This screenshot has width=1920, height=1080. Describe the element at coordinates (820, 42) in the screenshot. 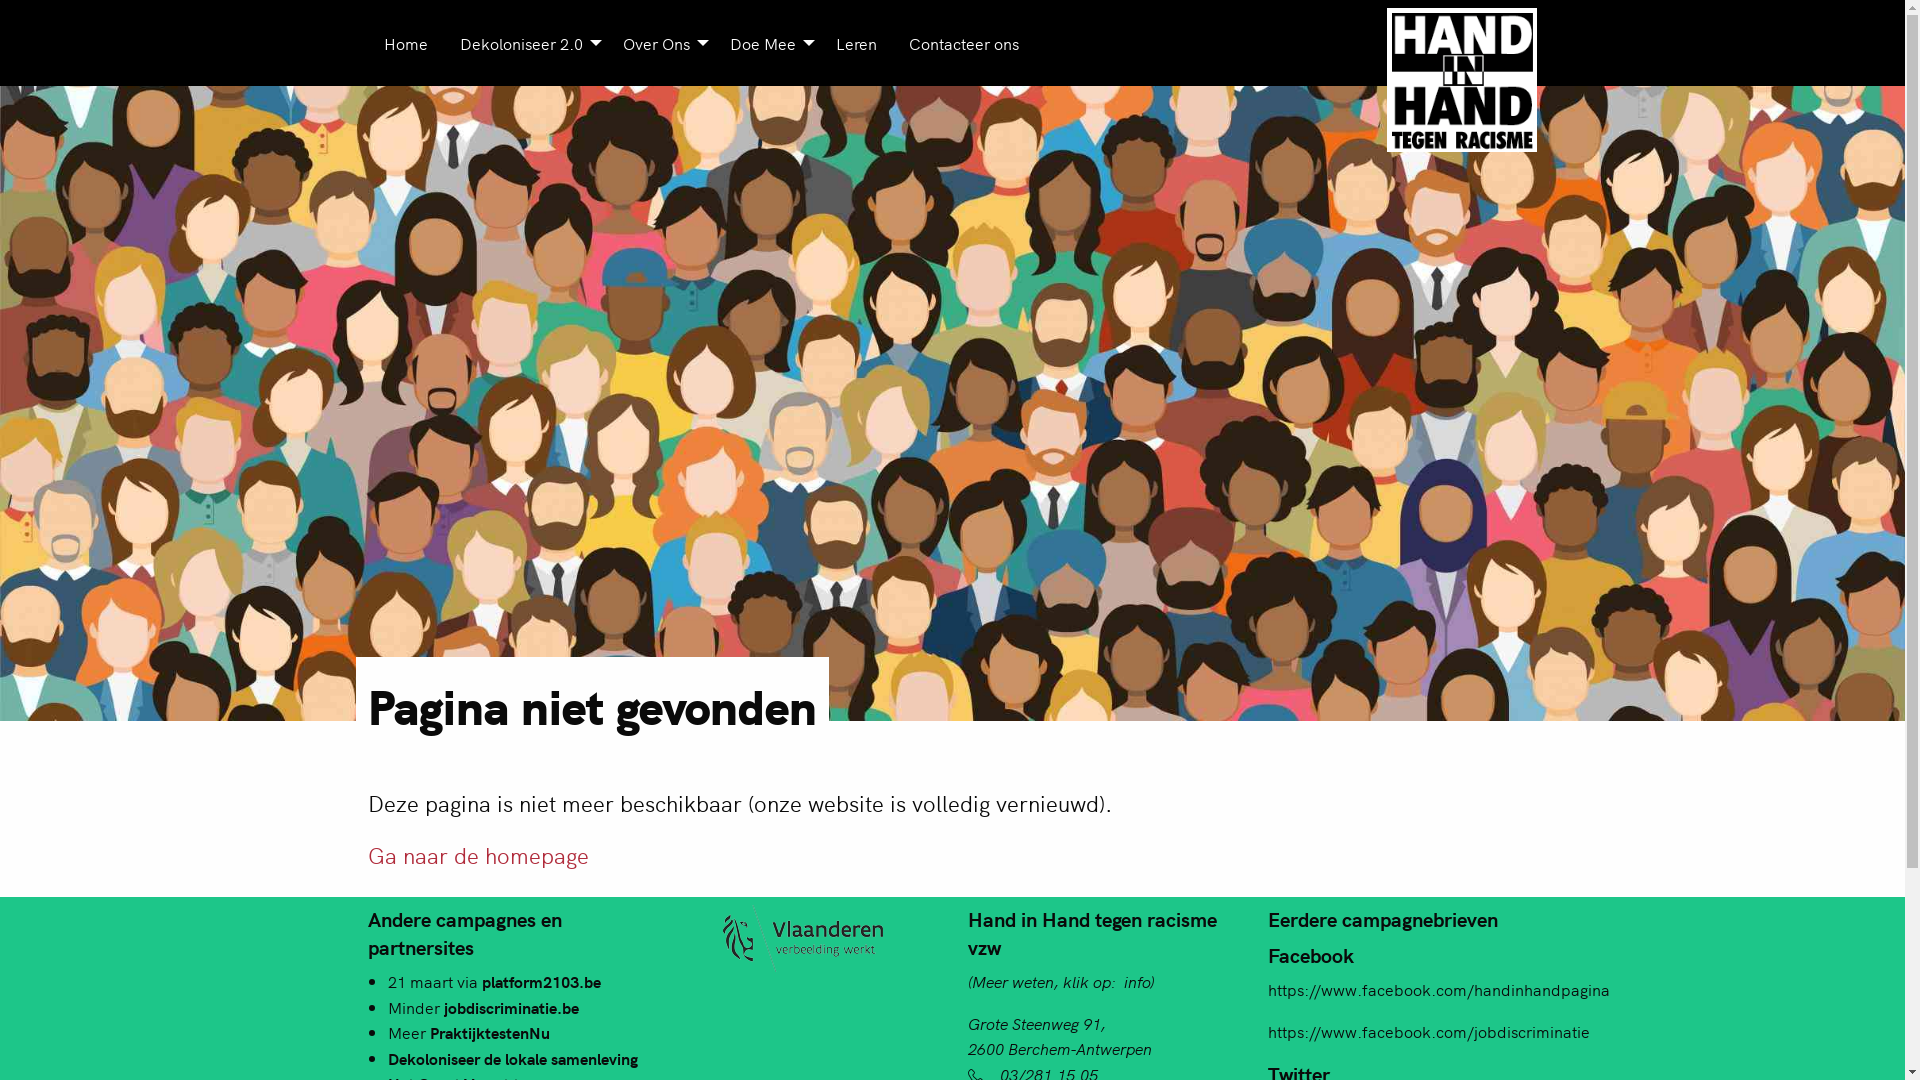

I see `'Leren'` at that location.